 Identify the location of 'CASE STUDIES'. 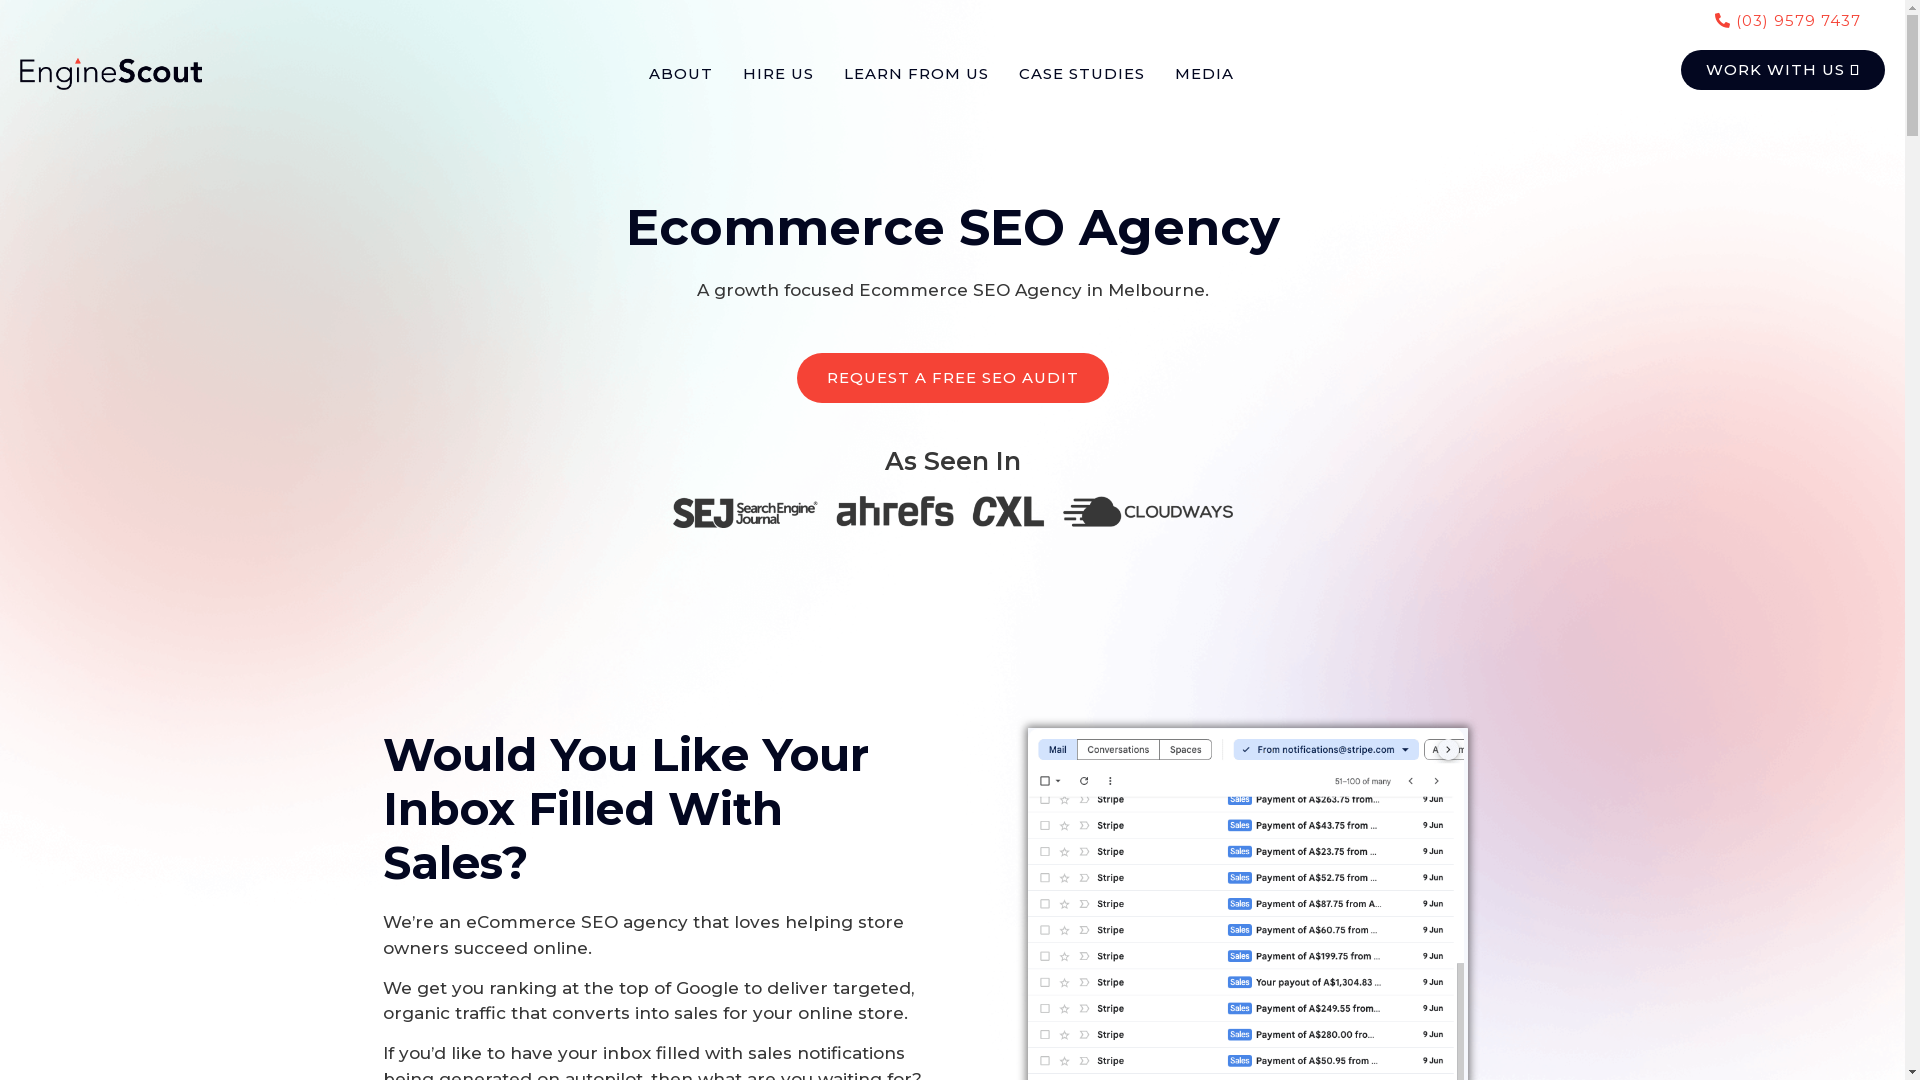
(1080, 72).